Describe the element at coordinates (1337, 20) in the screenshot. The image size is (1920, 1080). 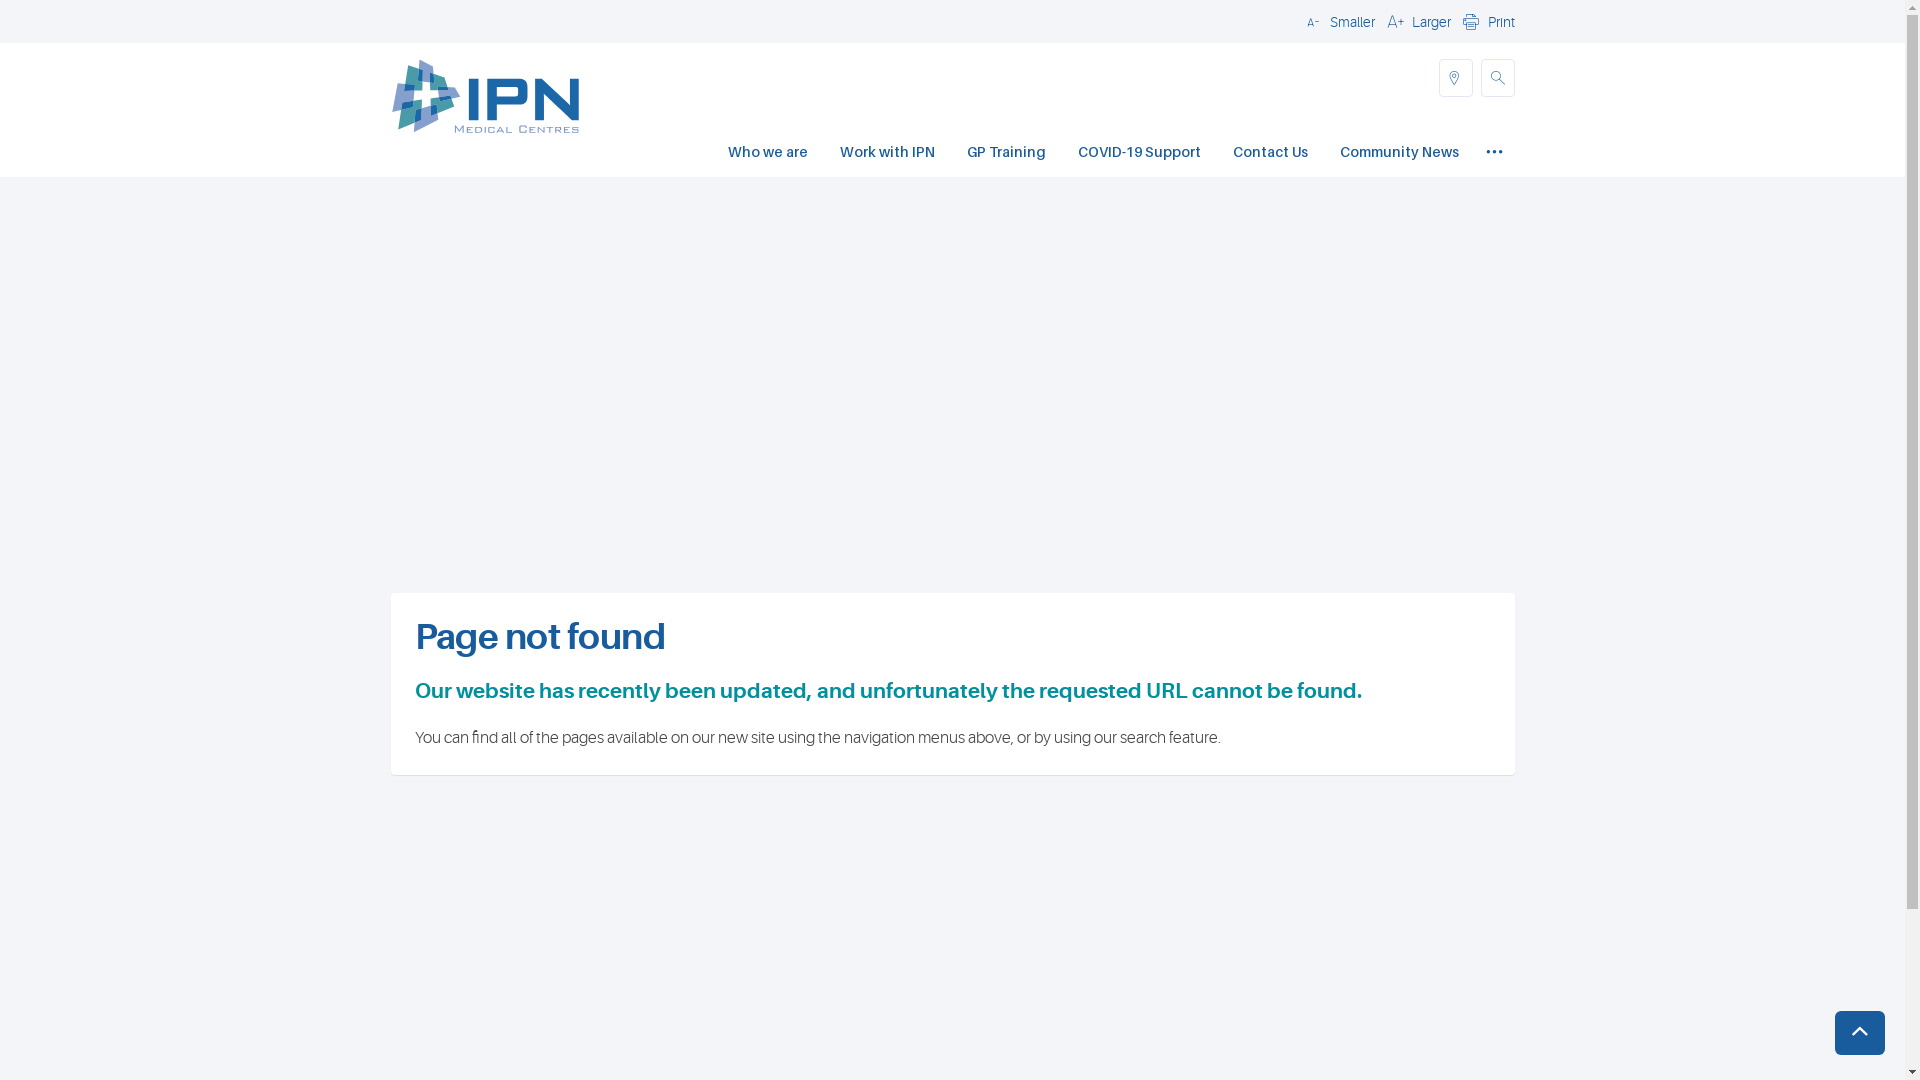
I see `'Smaller'` at that location.